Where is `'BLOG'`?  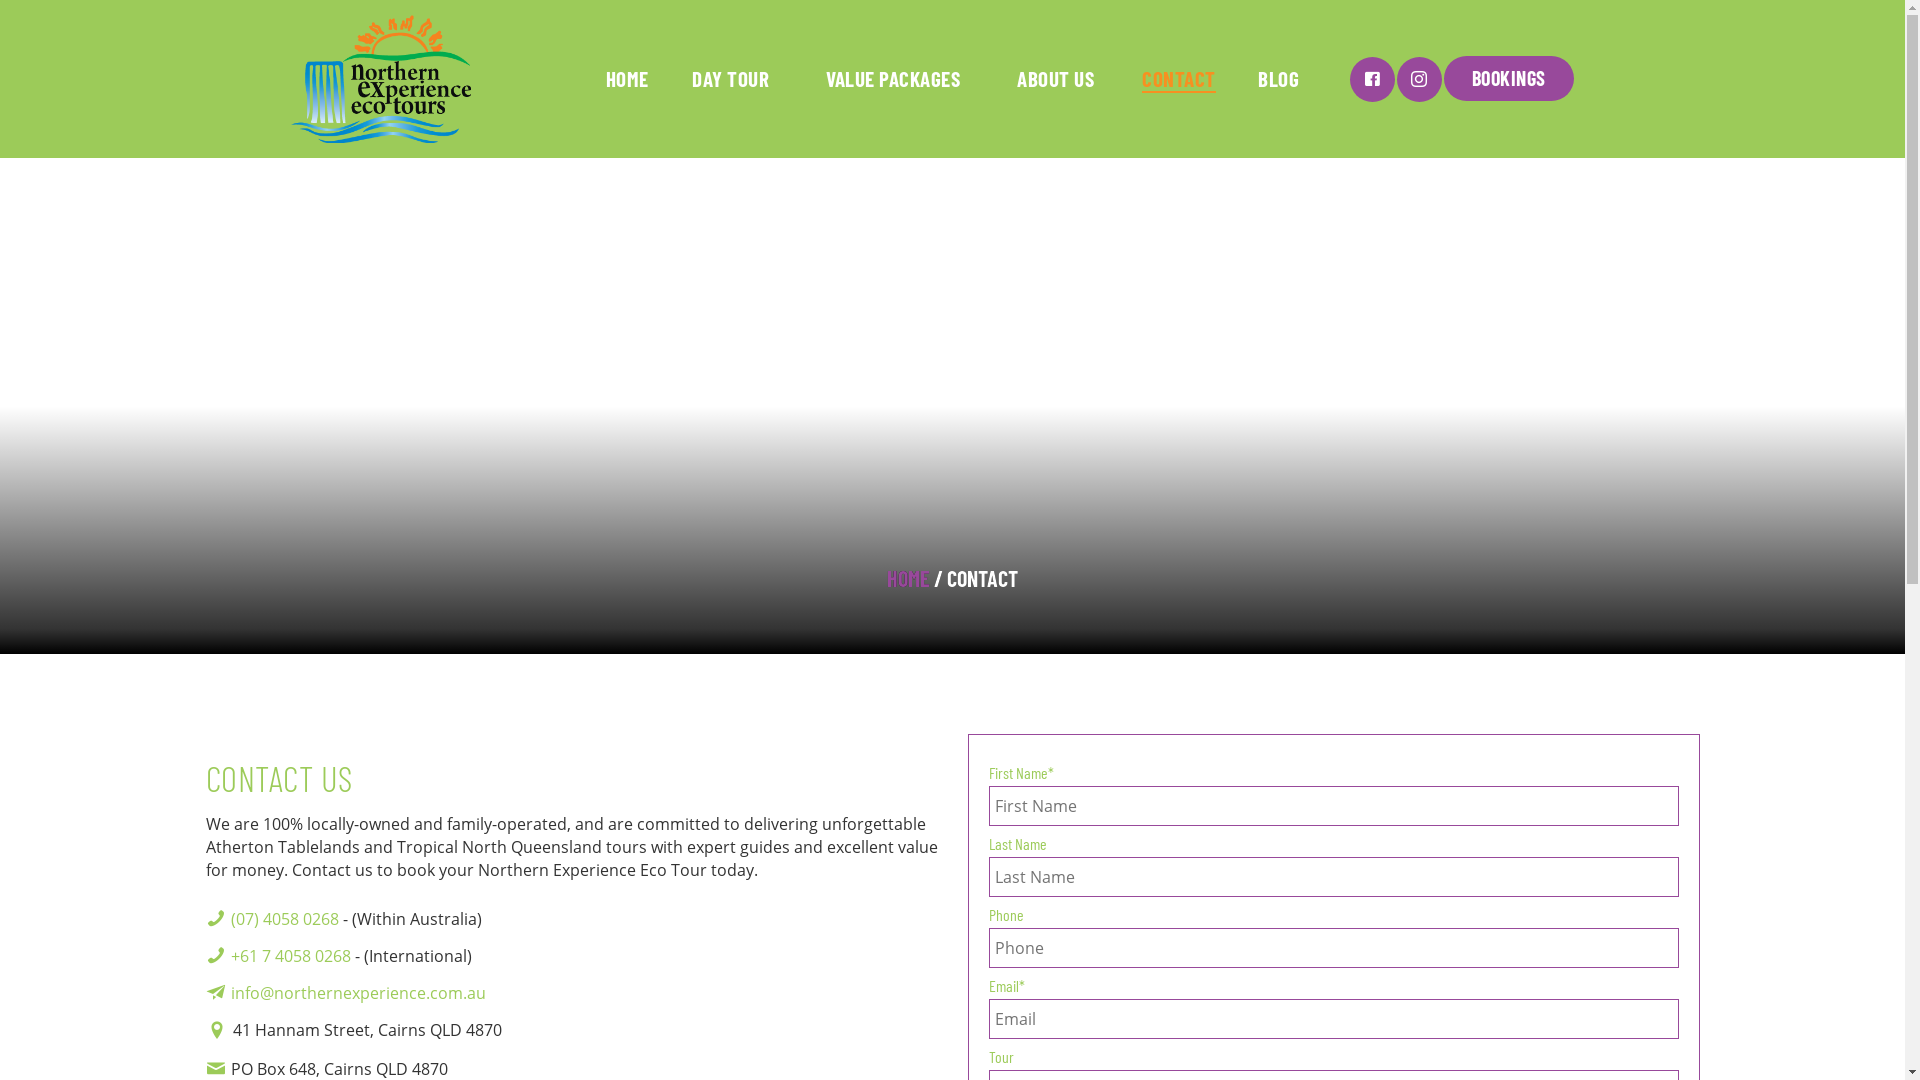 'BLOG' is located at coordinates (1247, 77).